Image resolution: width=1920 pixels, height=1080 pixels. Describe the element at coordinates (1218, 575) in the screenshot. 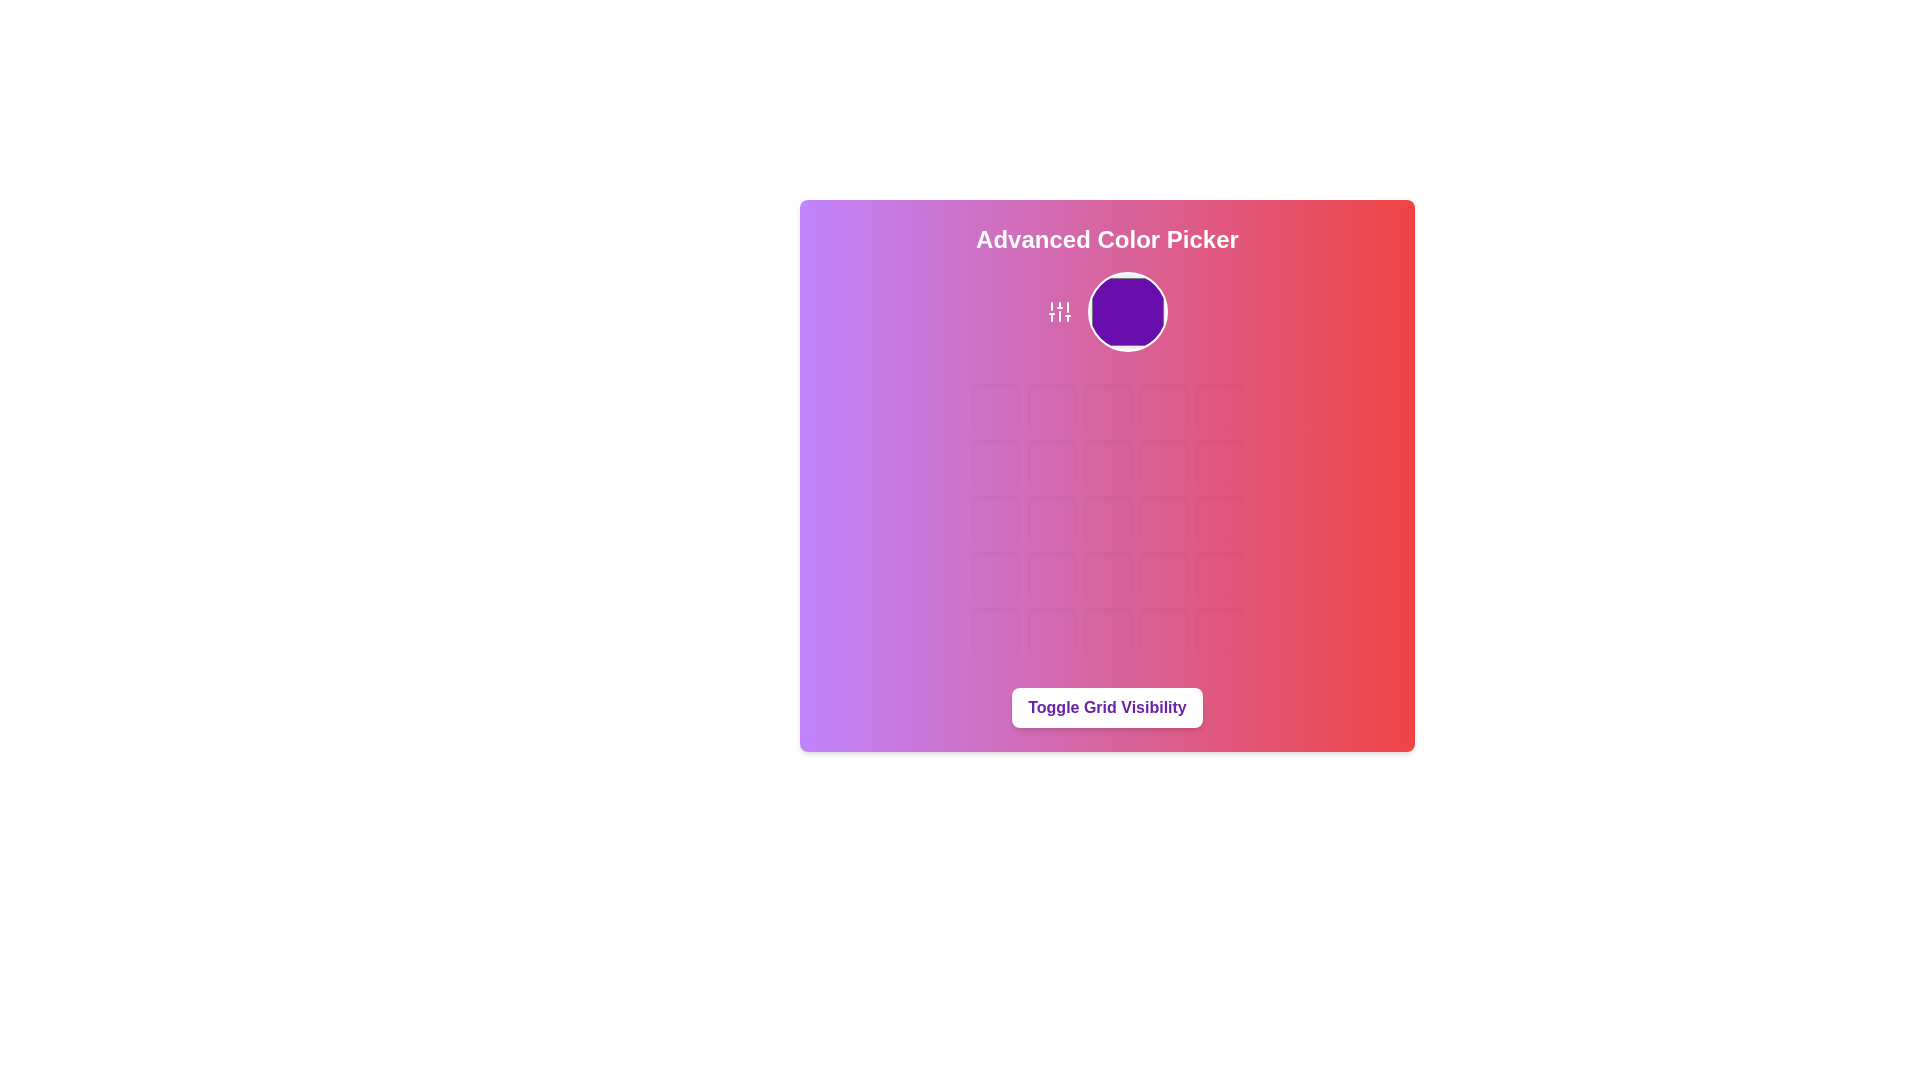

I see `the interactive visual block located in the last column and the fourth row of the grid layout` at that location.